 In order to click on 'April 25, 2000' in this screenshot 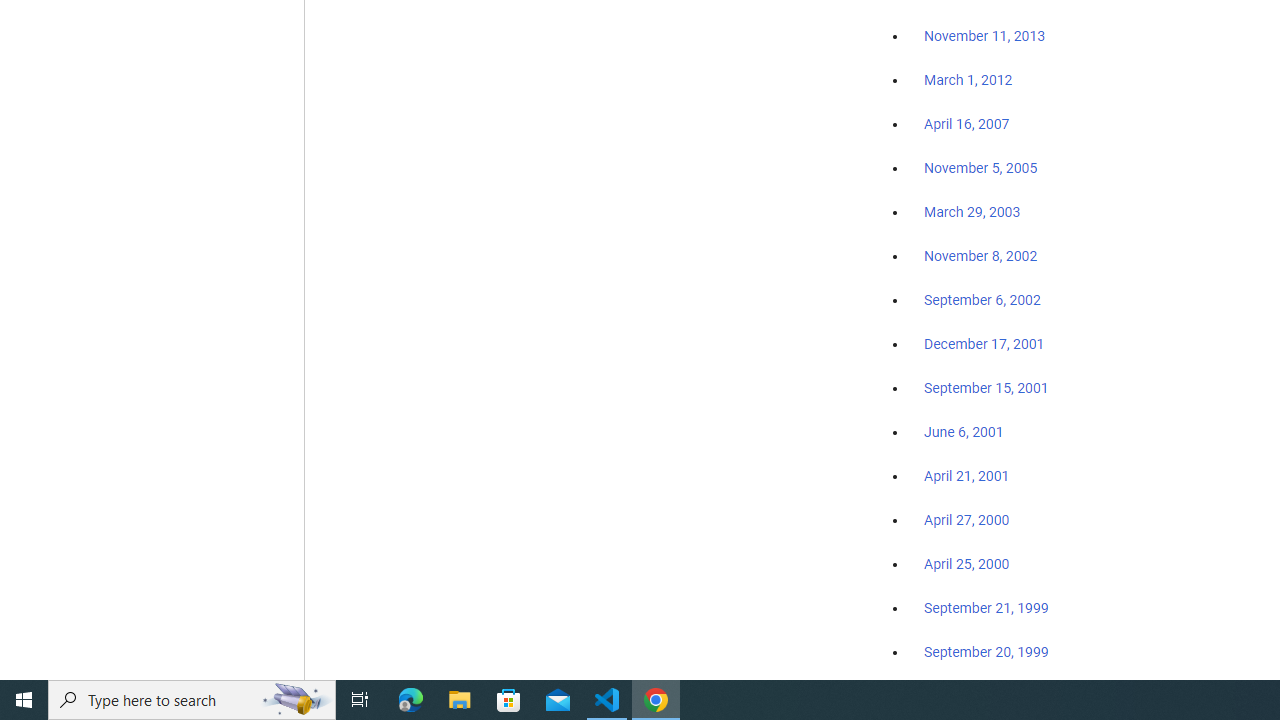, I will do `click(967, 564)`.